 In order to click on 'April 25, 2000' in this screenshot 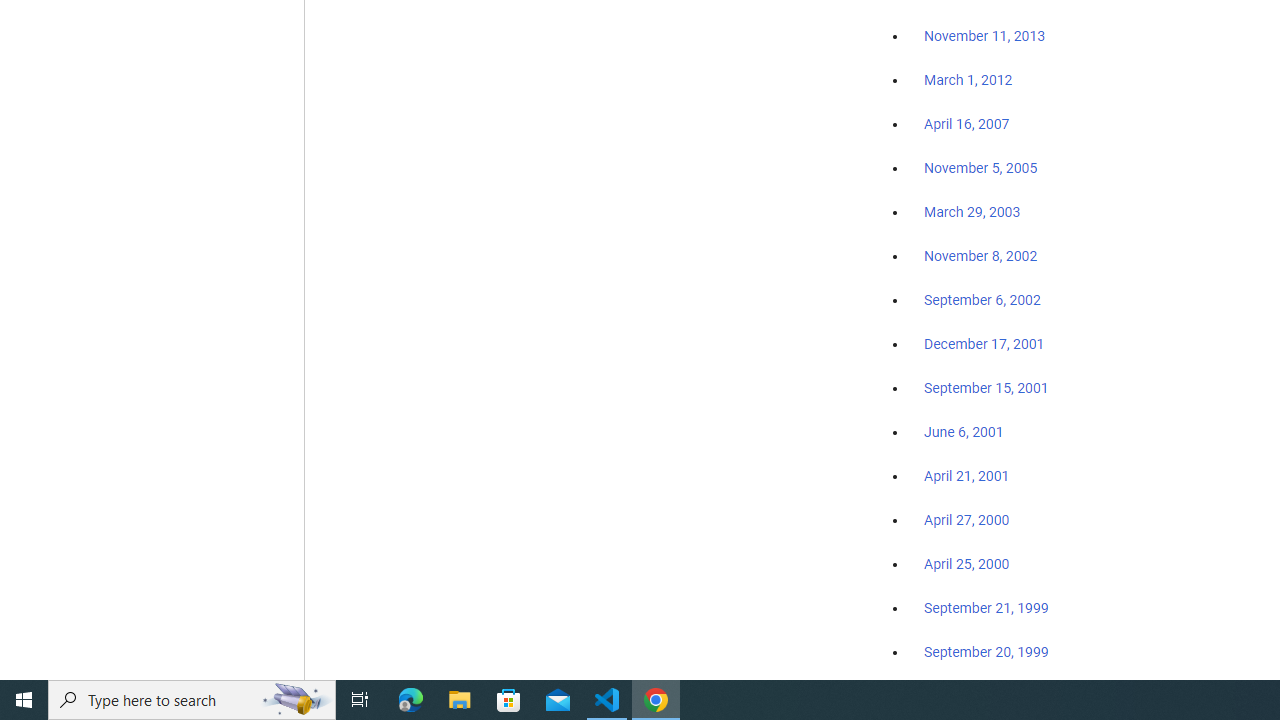, I will do `click(967, 564)`.